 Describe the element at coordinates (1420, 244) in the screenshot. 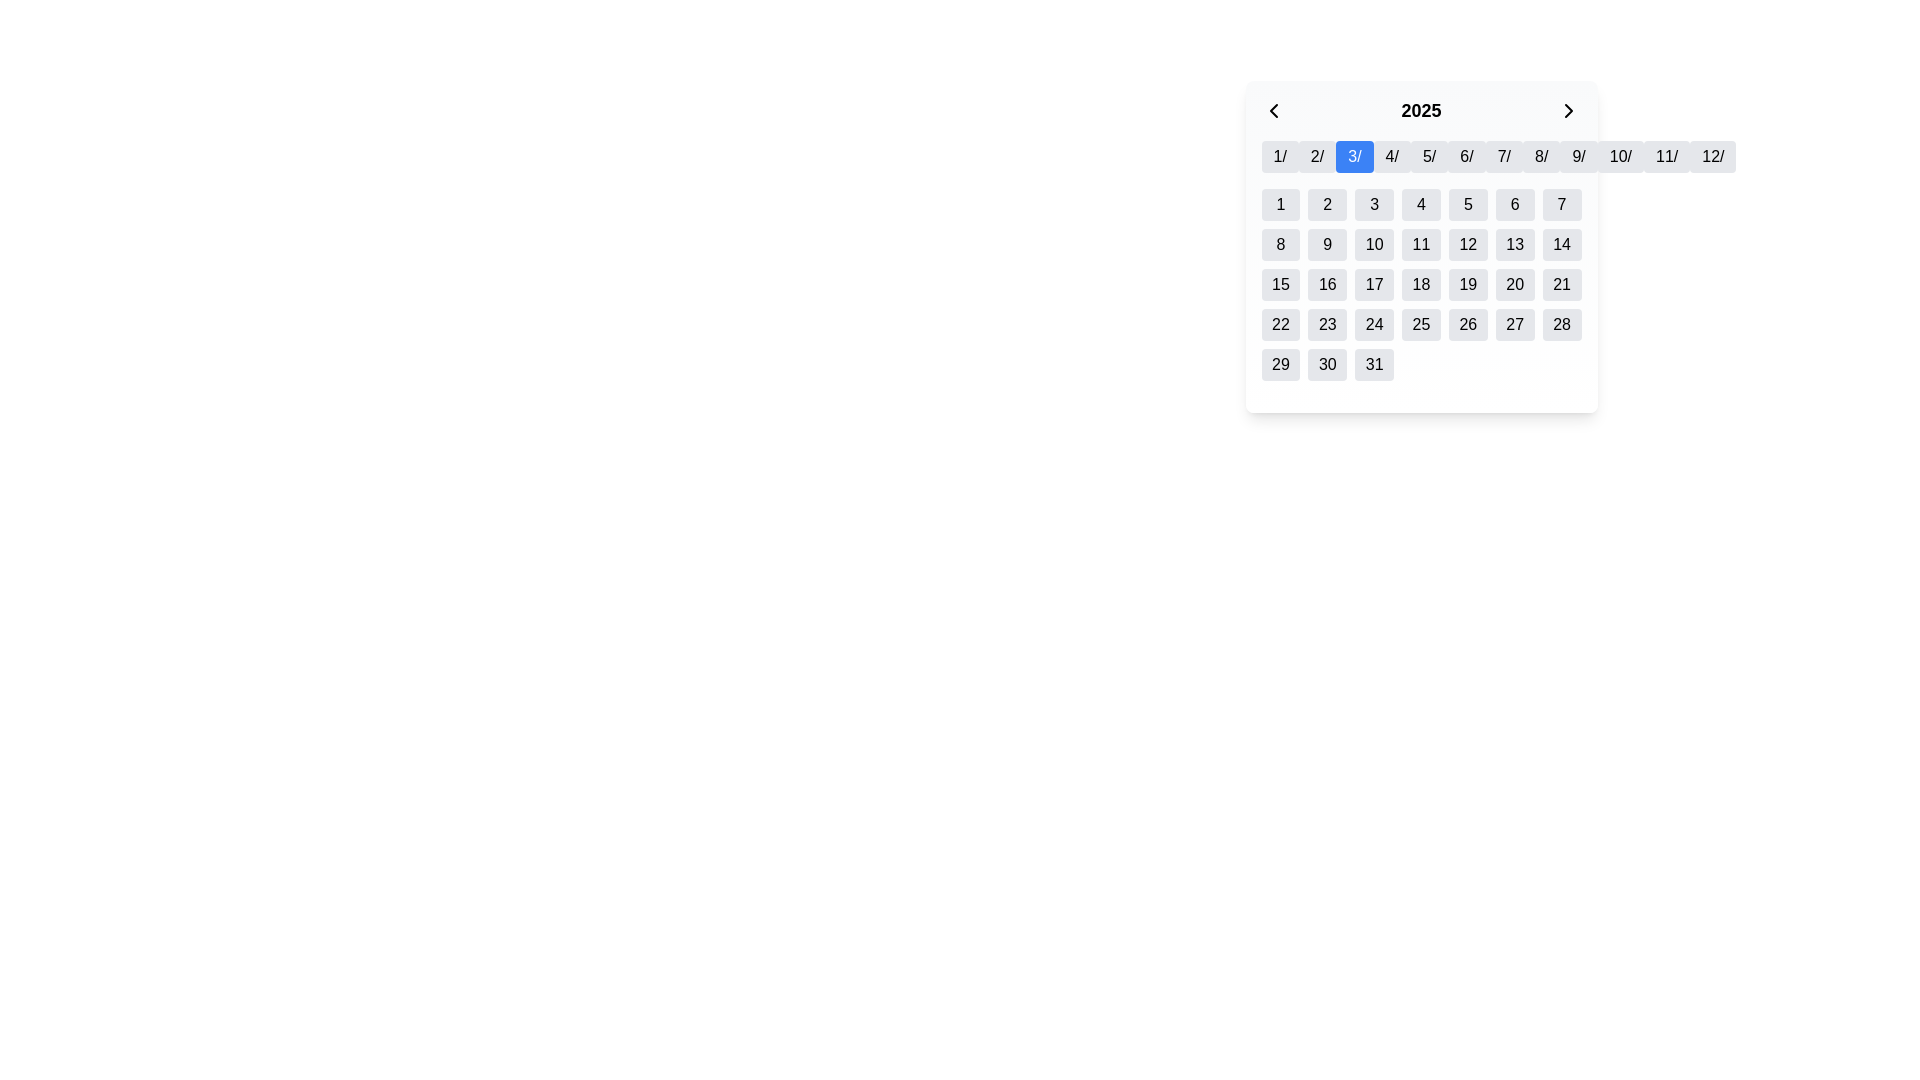

I see `the button representing the date '11' in the calendar widget, located in the second row and fourth column of the grid layout` at that location.